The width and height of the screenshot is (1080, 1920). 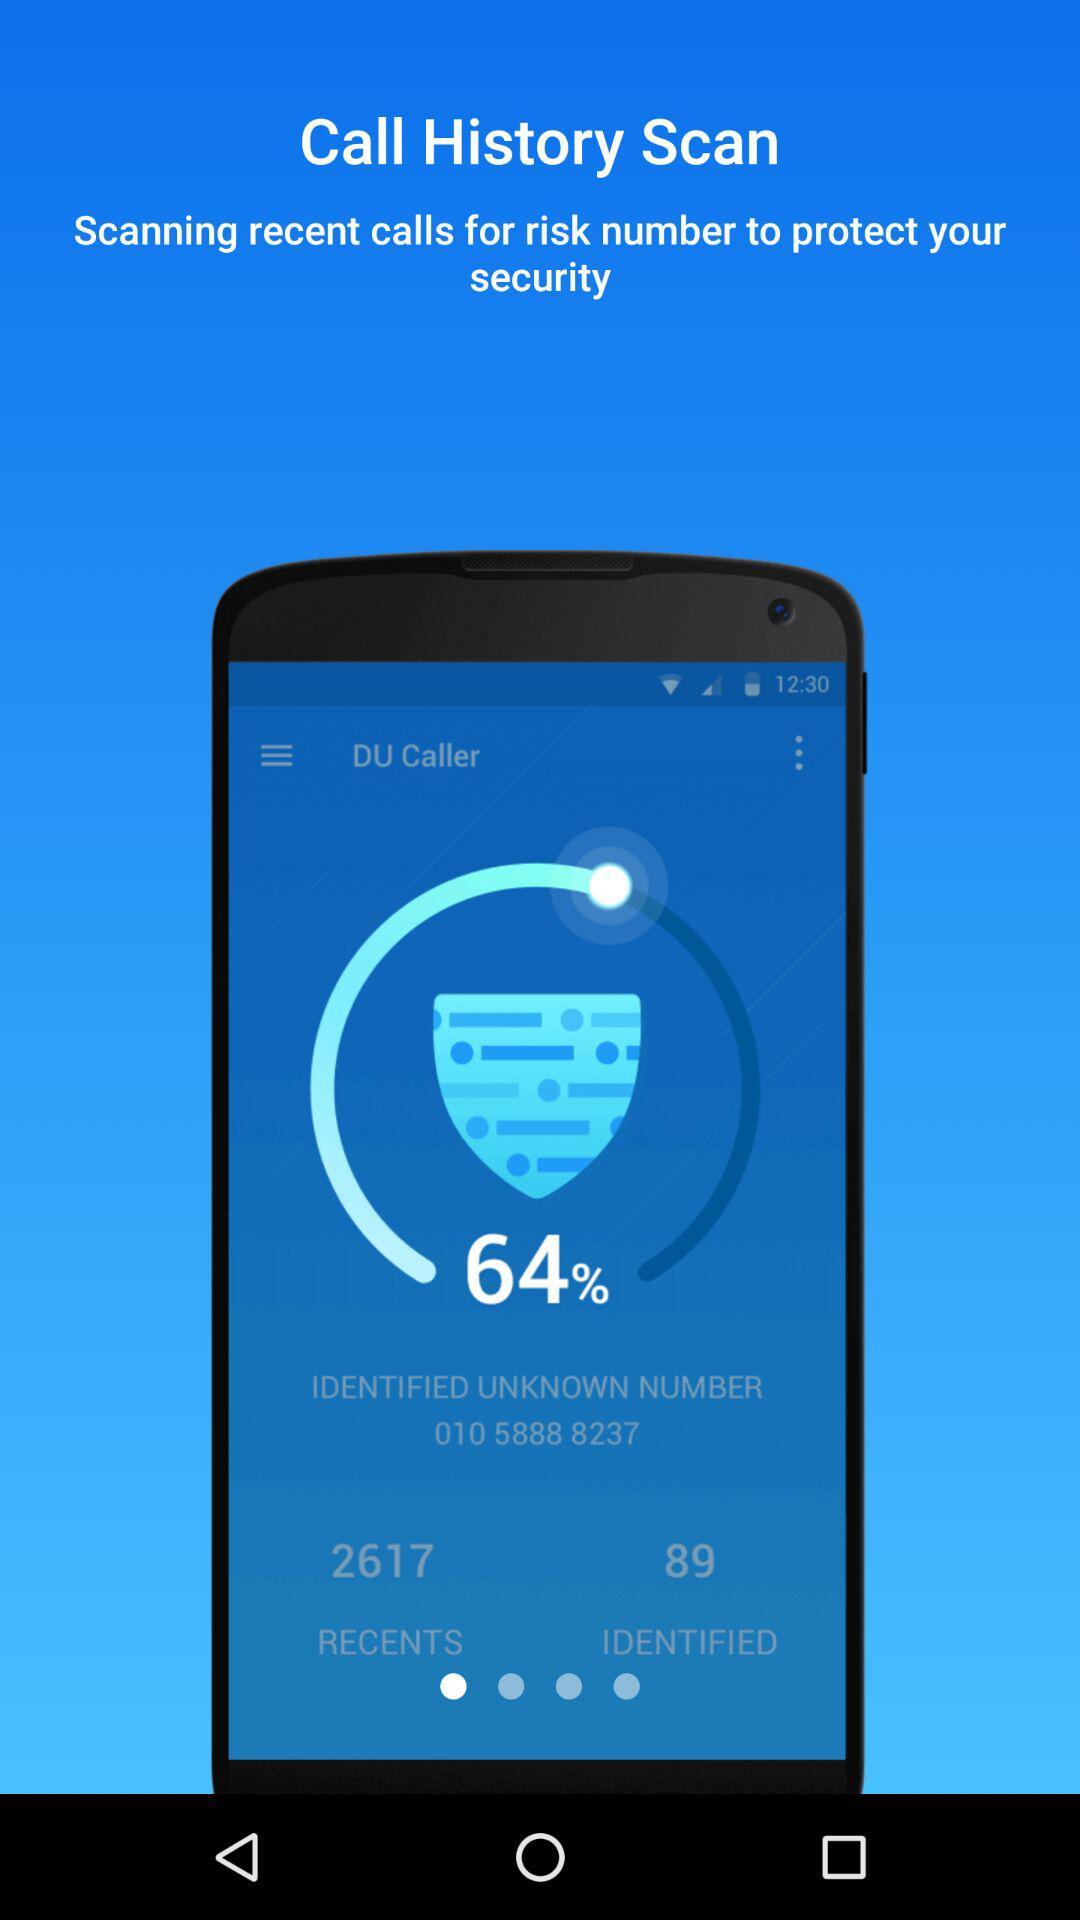 I want to click on the avatar icon, so click(x=453, y=1685).